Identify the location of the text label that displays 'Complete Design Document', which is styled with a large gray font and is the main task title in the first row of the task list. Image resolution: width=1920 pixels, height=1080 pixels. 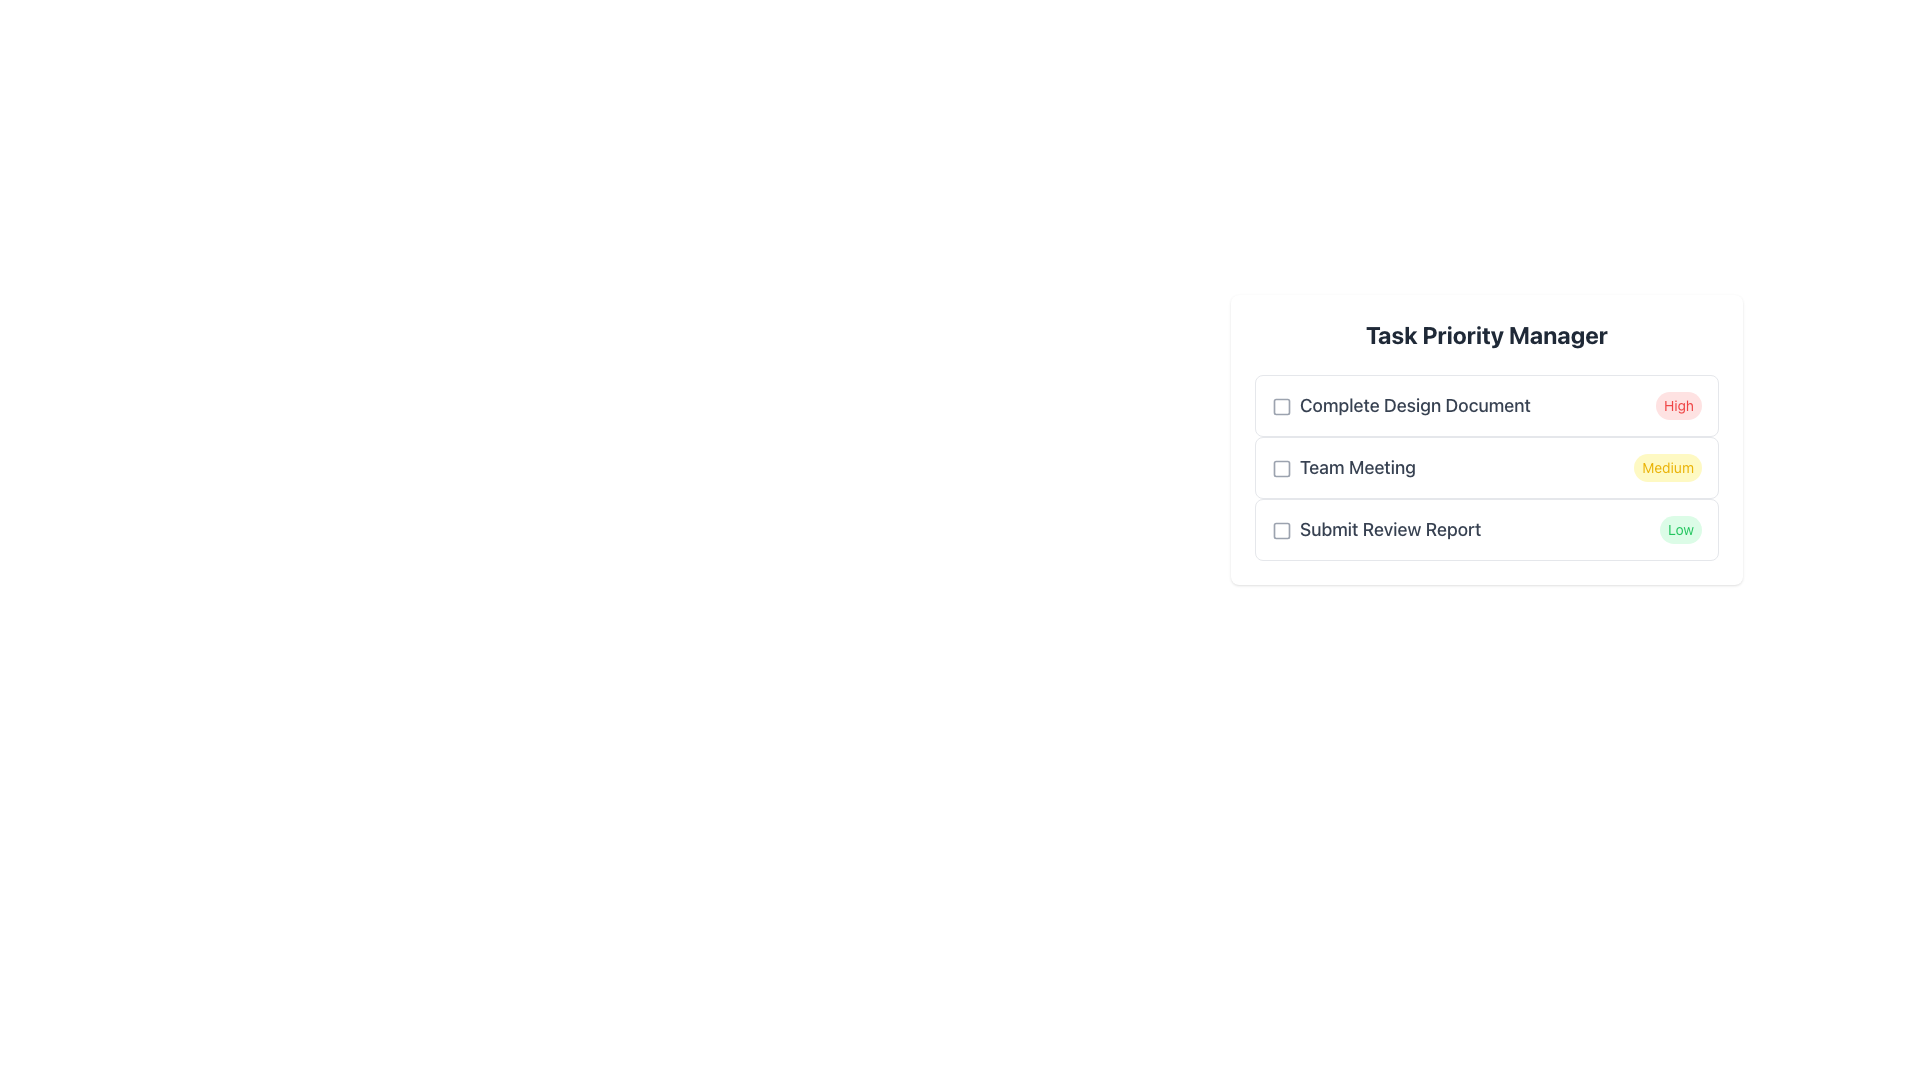
(1400, 405).